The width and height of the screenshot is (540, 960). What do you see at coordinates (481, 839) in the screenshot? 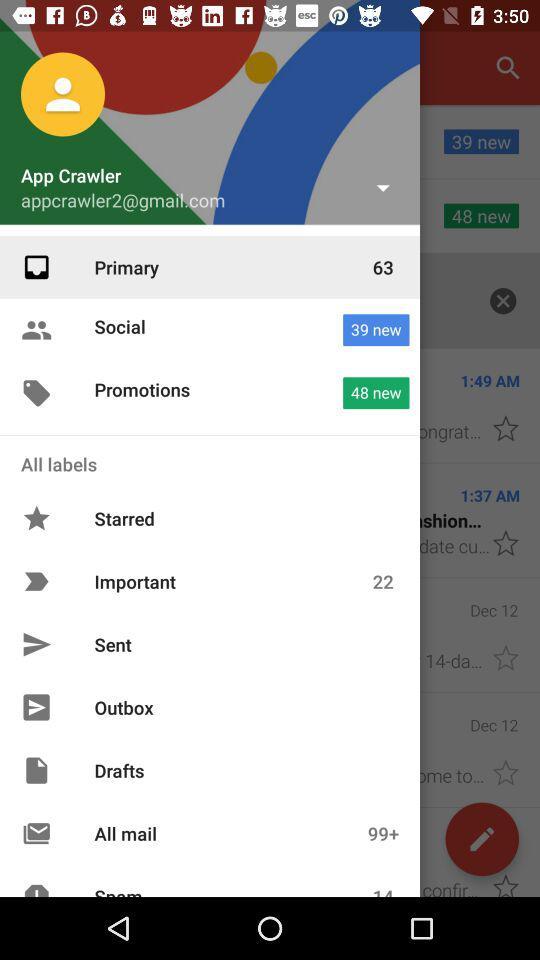
I see `the edit icon` at bounding box center [481, 839].